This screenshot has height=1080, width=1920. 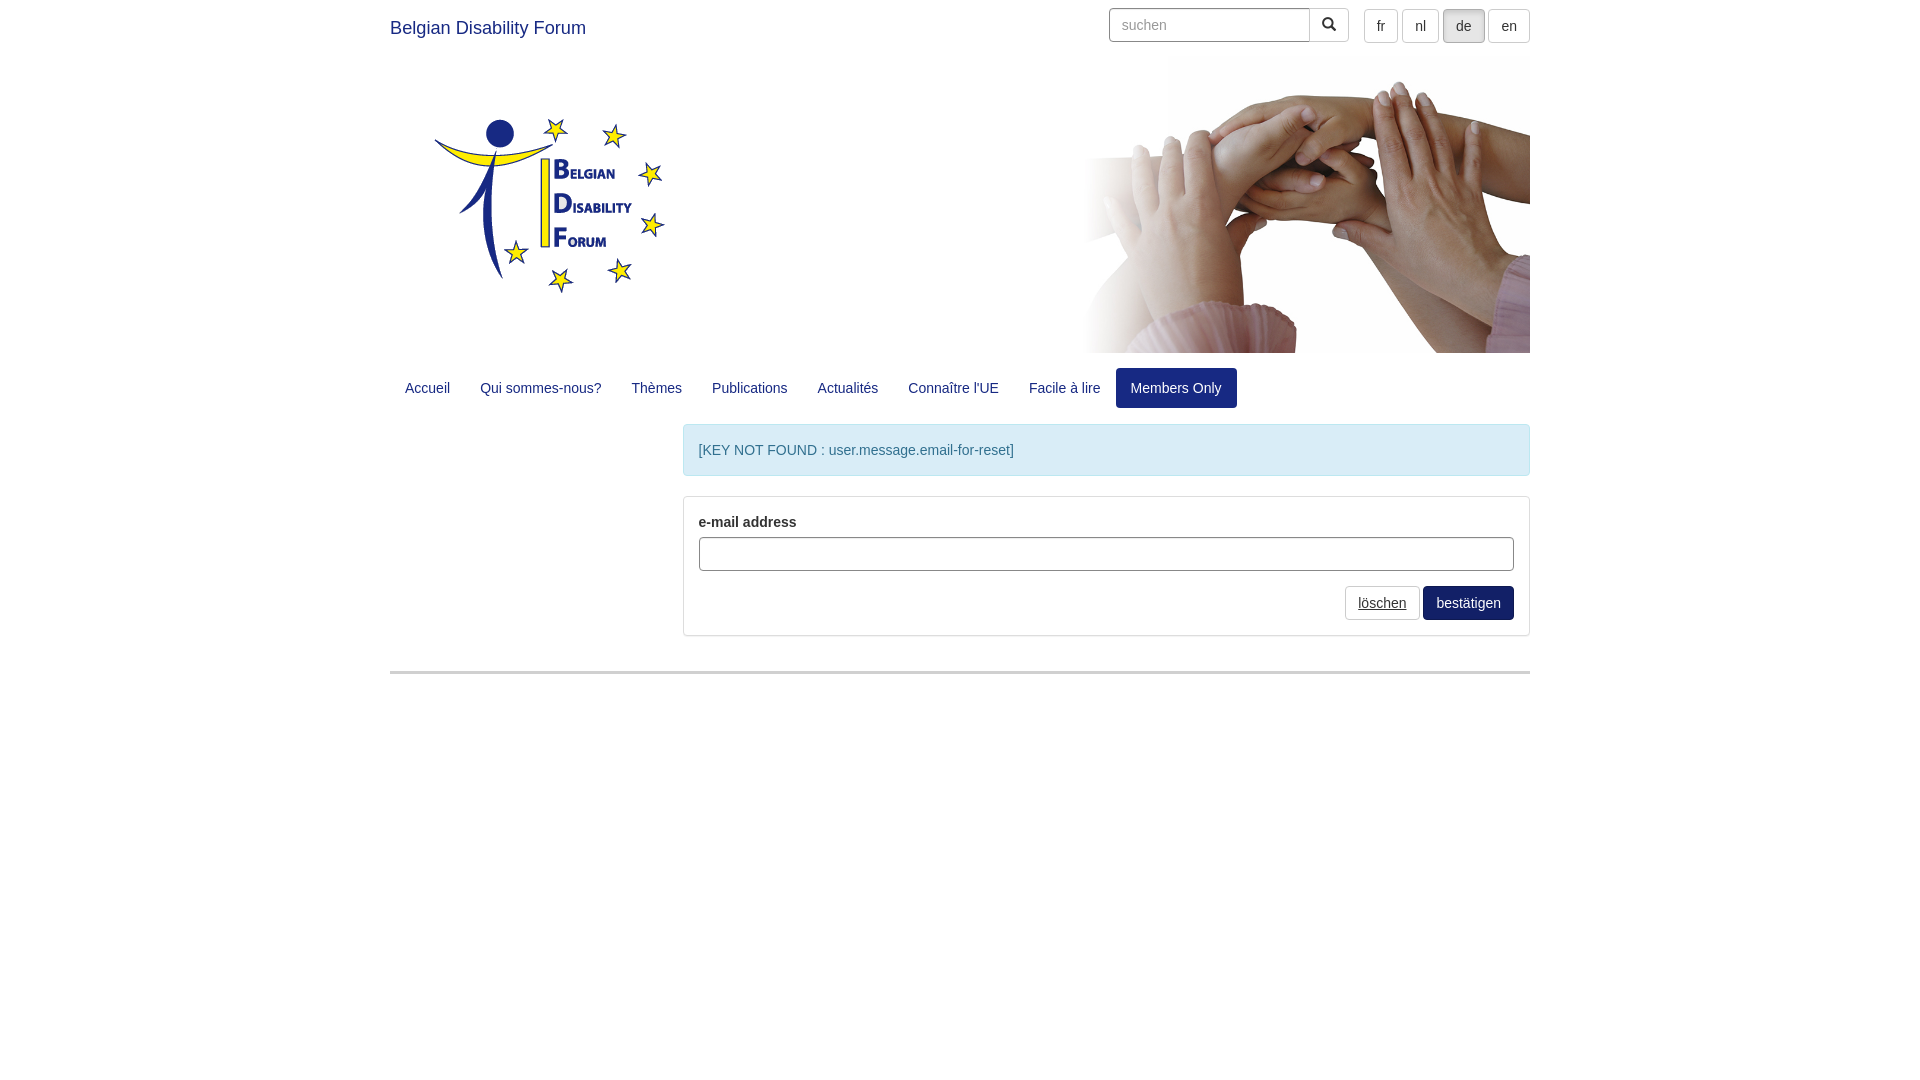 What do you see at coordinates (488, 27) in the screenshot?
I see `'Belgian Disability Forum'` at bounding box center [488, 27].